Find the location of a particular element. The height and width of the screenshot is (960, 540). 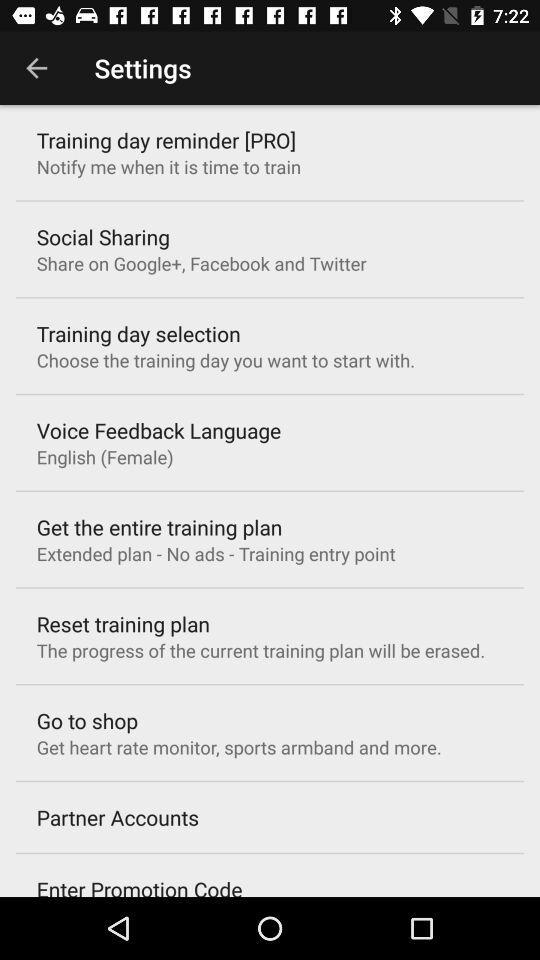

icon below training day reminder icon is located at coordinates (167, 165).